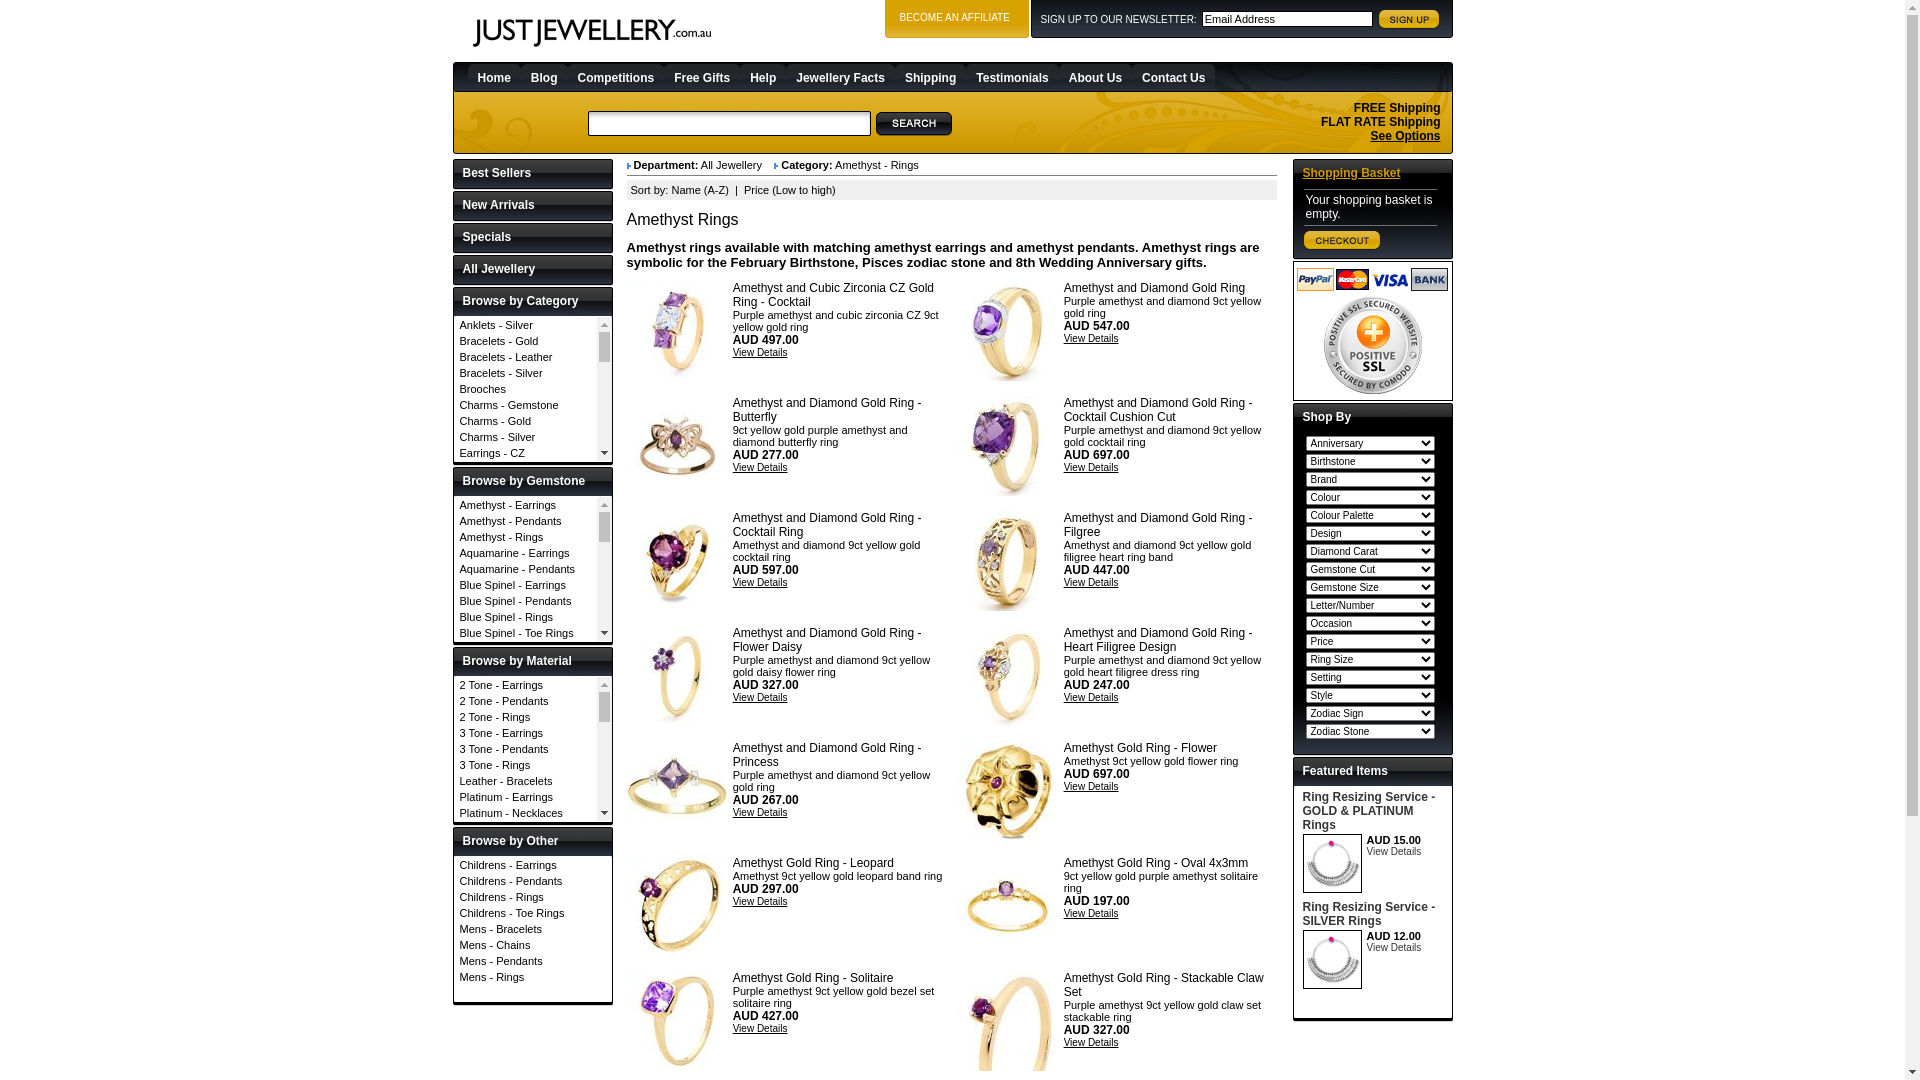 Image resolution: width=1920 pixels, height=1080 pixels. Describe the element at coordinates (525, 323) in the screenshot. I see `'Anklets - Silver'` at that location.